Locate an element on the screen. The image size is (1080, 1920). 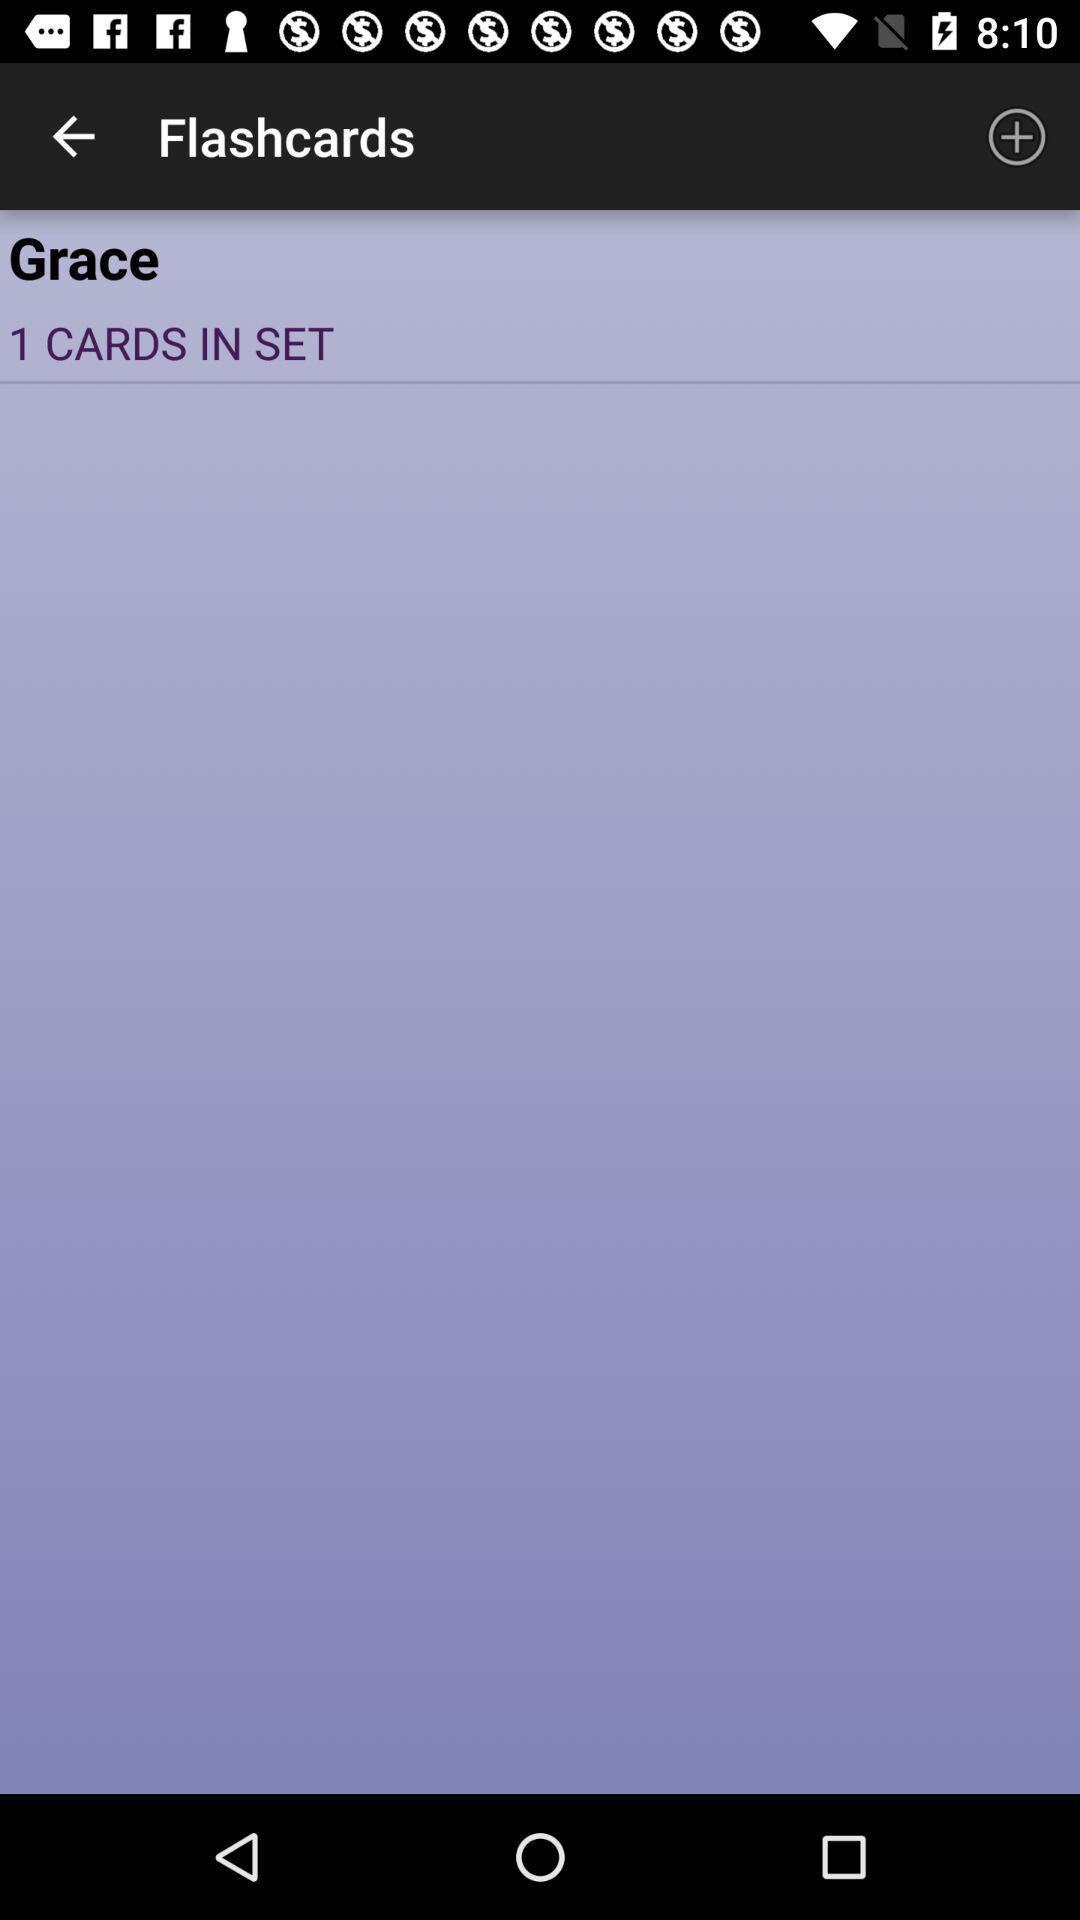
the item to the left of flashcards app is located at coordinates (72, 135).